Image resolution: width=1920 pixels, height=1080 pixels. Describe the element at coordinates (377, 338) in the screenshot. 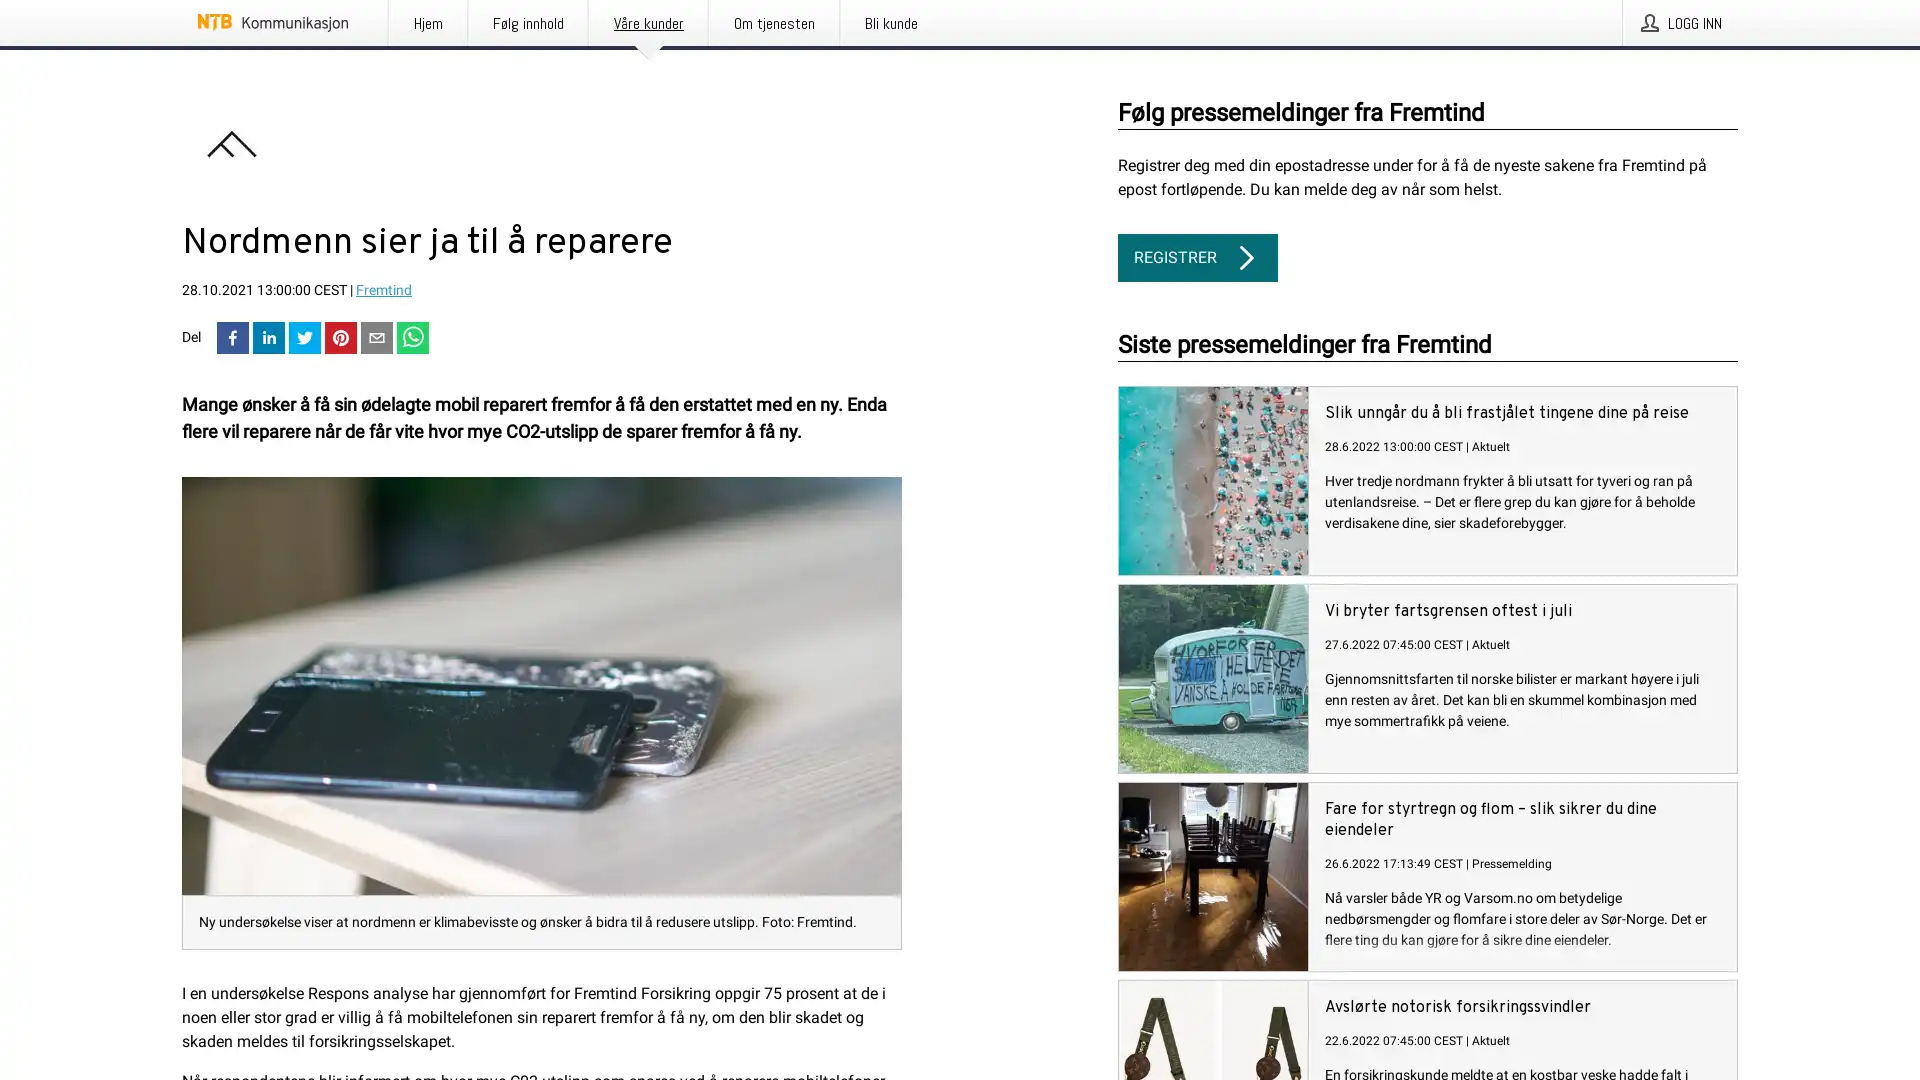

I see `email` at that location.